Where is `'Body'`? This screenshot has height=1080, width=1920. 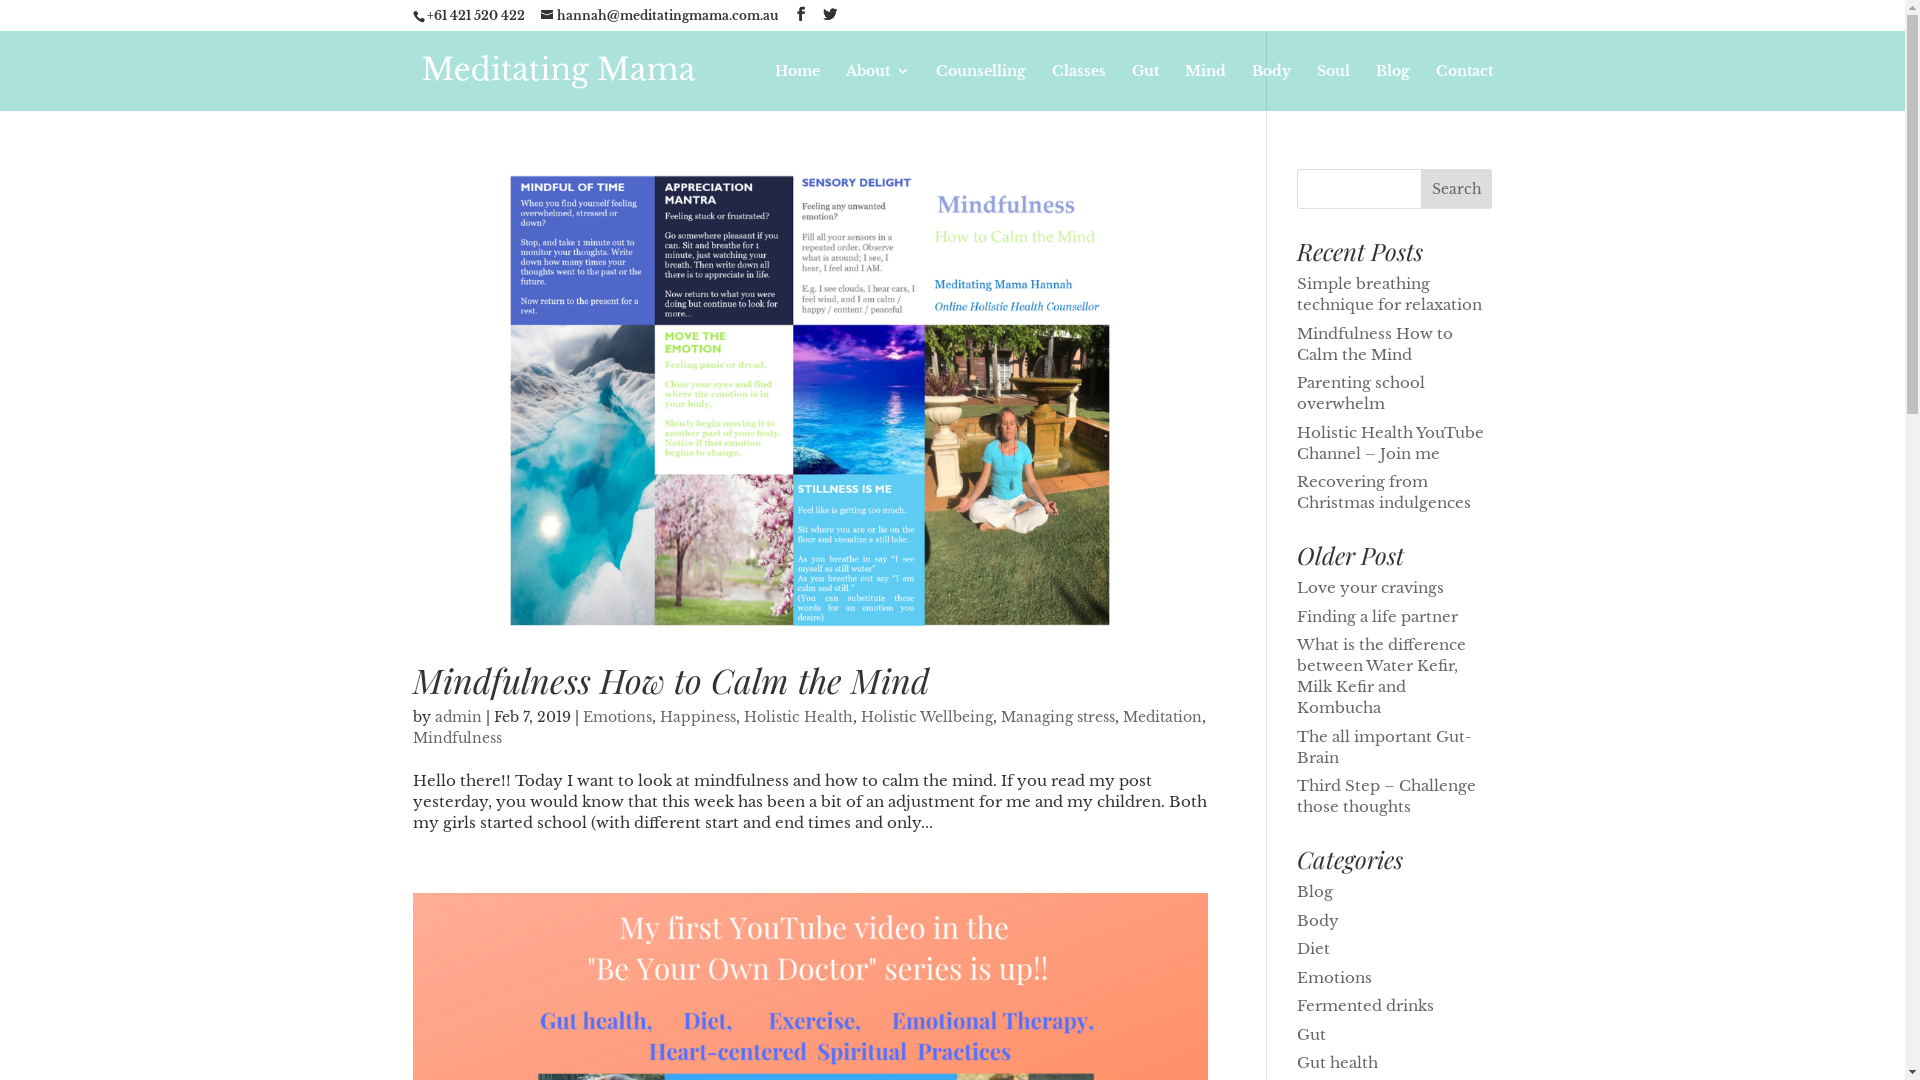
'Body' is located at coordinates (1318, 919).